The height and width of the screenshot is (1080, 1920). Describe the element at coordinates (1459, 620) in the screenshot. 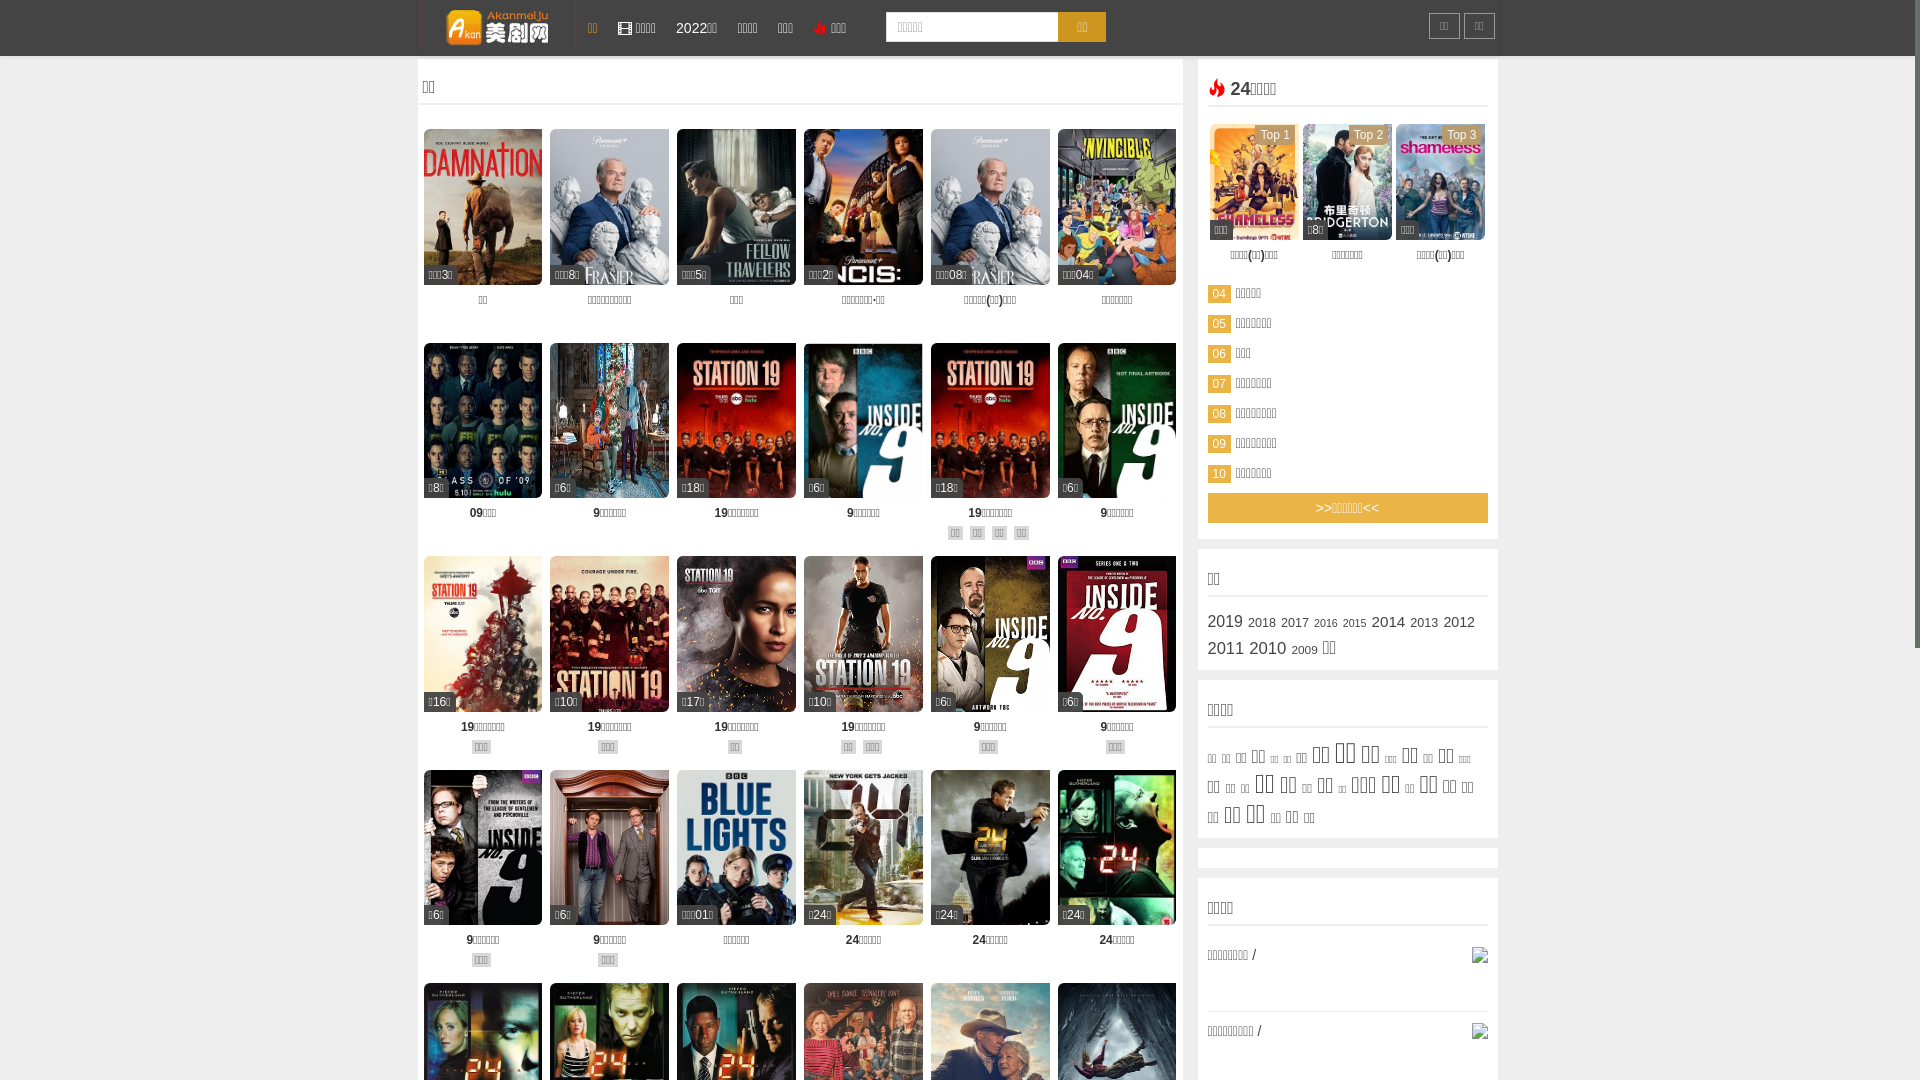

I see `'2012'` at that location.